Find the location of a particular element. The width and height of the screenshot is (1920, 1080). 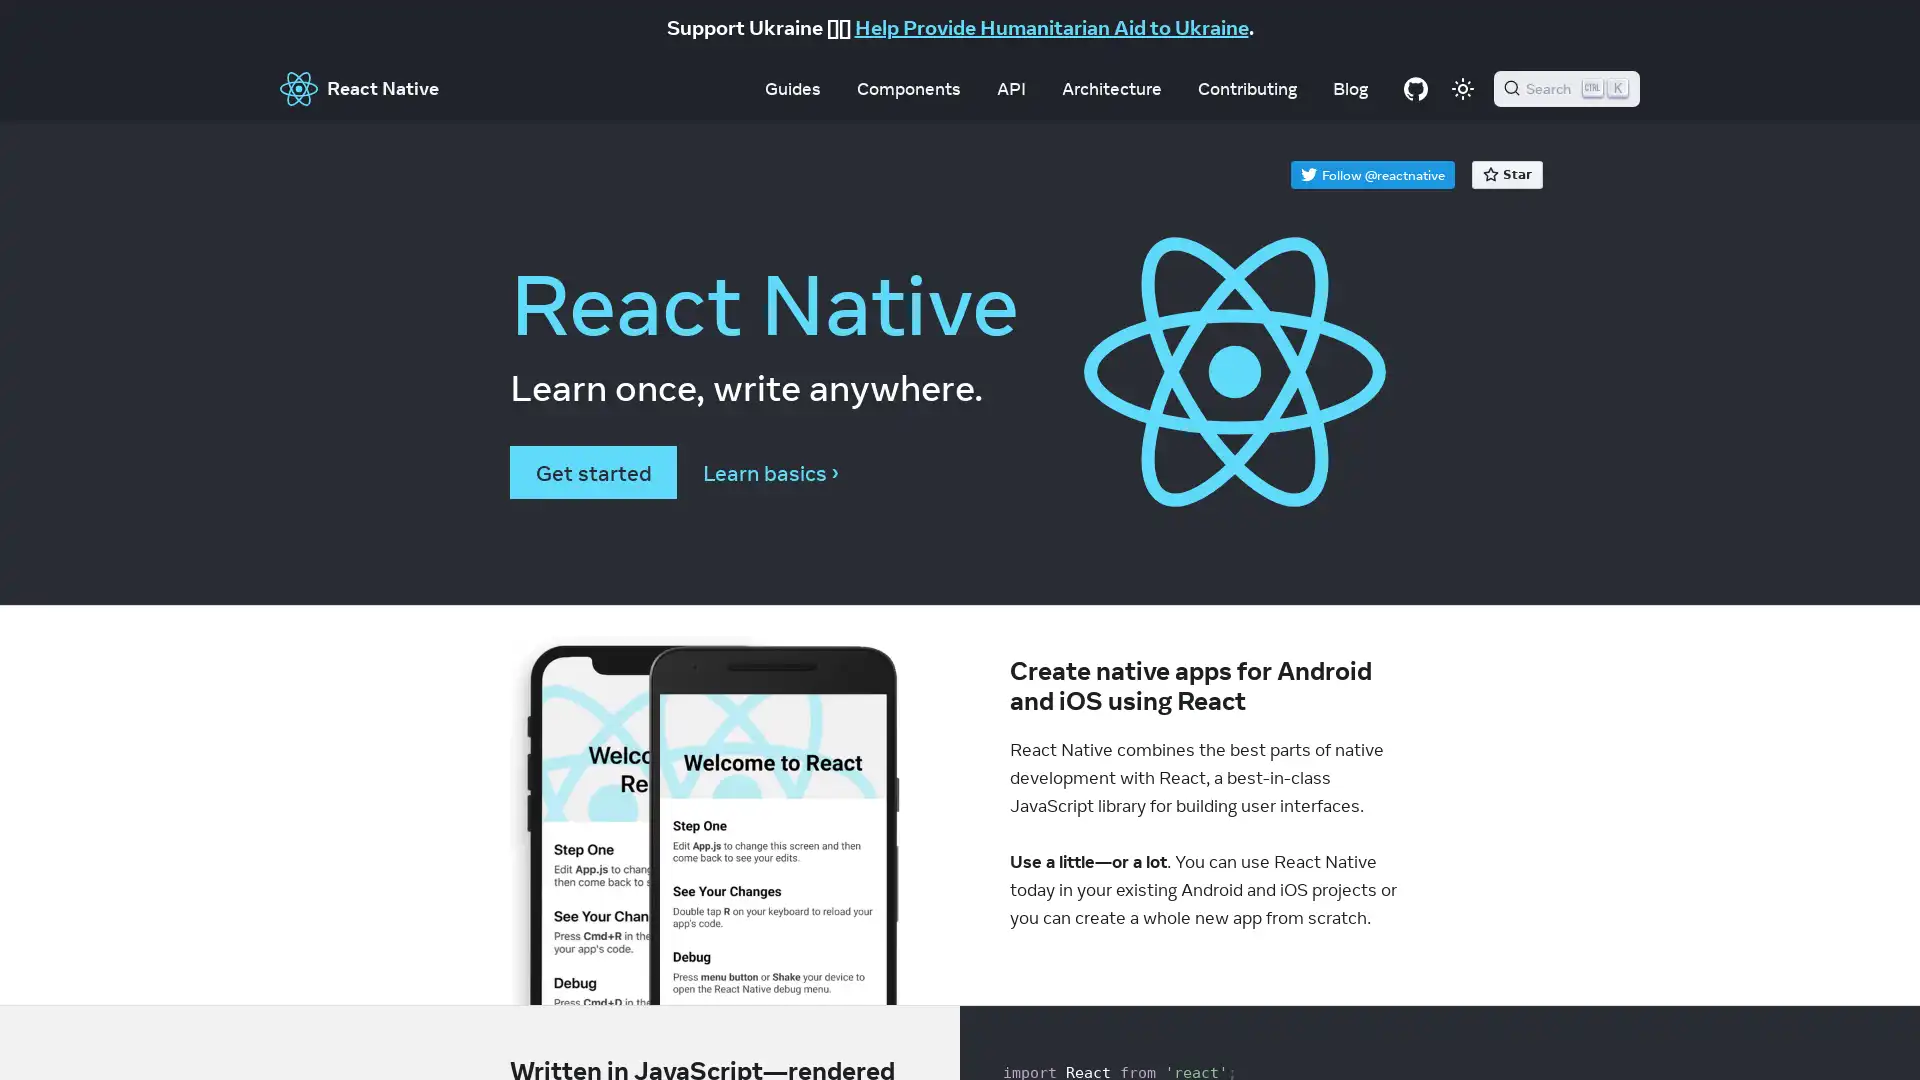

Copy code to clipboard is located at coordinates (1382, 1031).